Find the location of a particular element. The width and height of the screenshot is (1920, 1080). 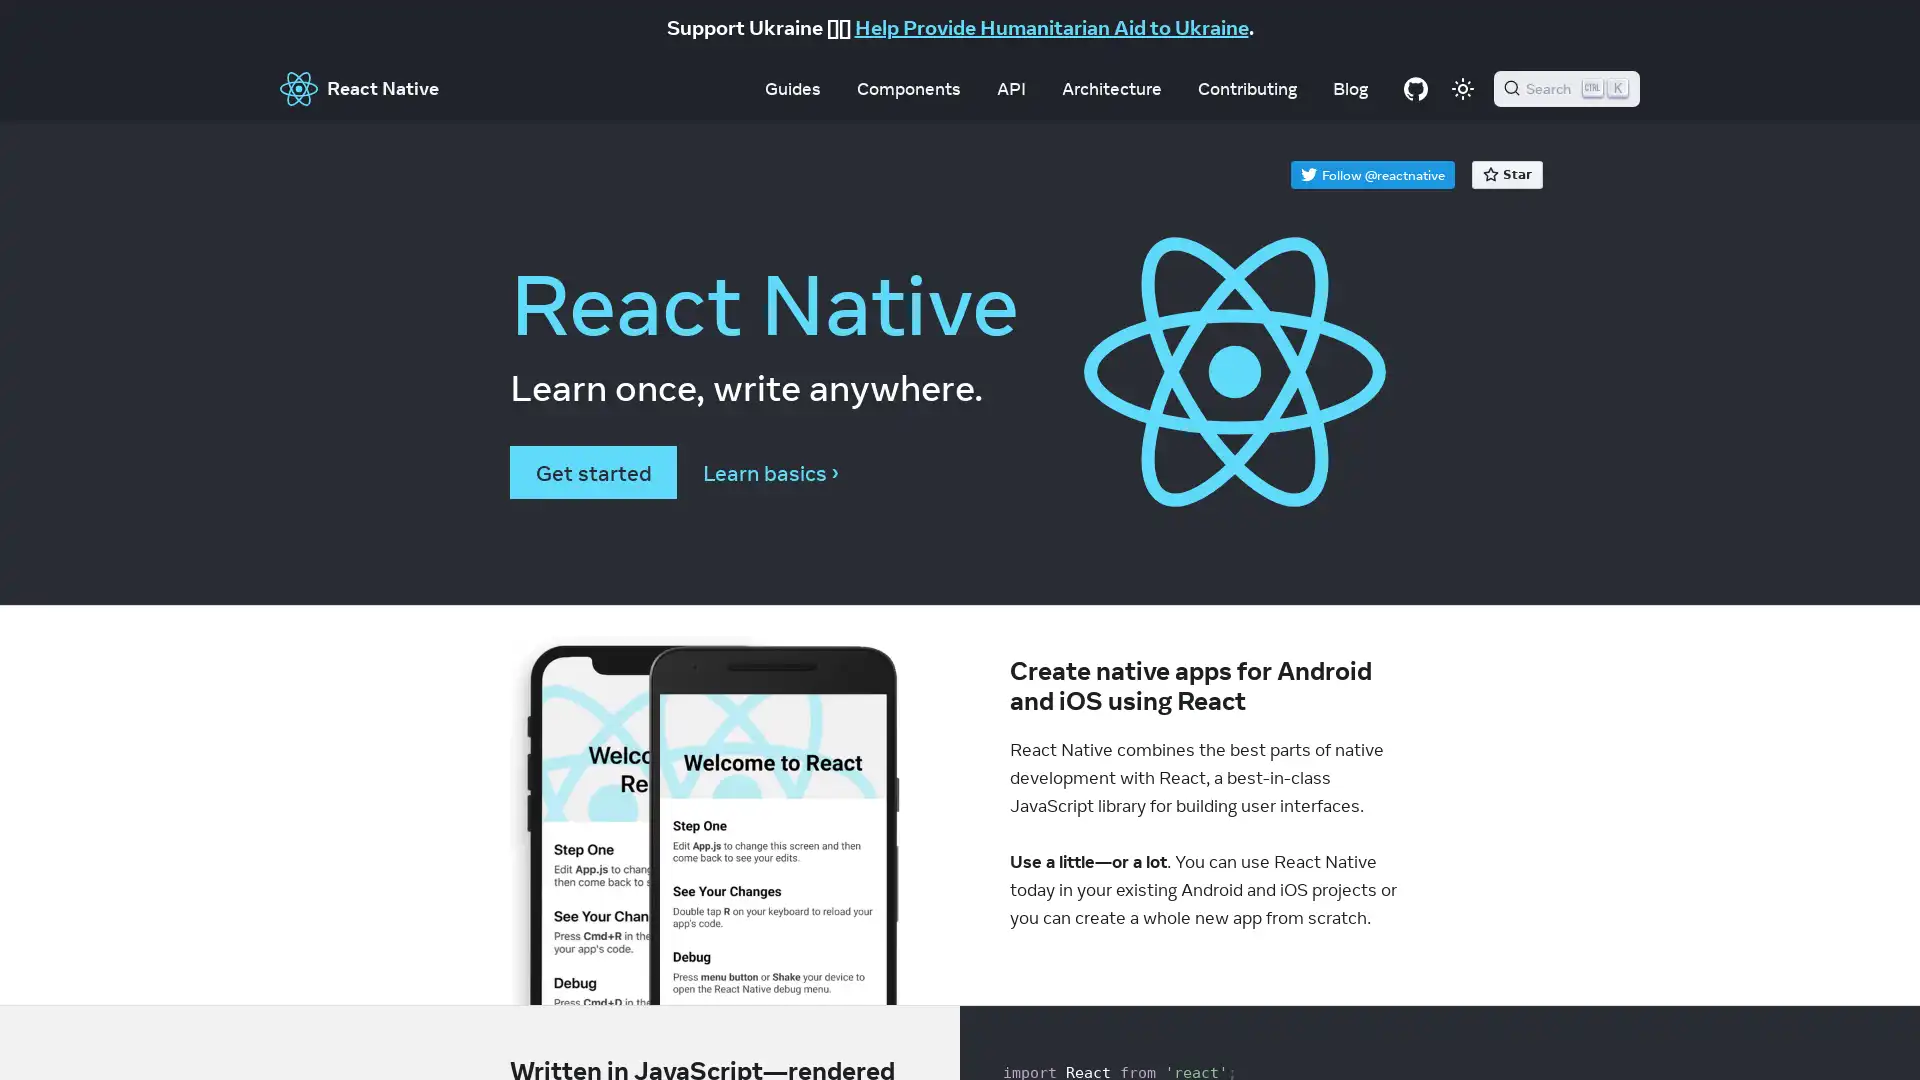

Copy code to clipboard is located at coordinates (1382, 1031).